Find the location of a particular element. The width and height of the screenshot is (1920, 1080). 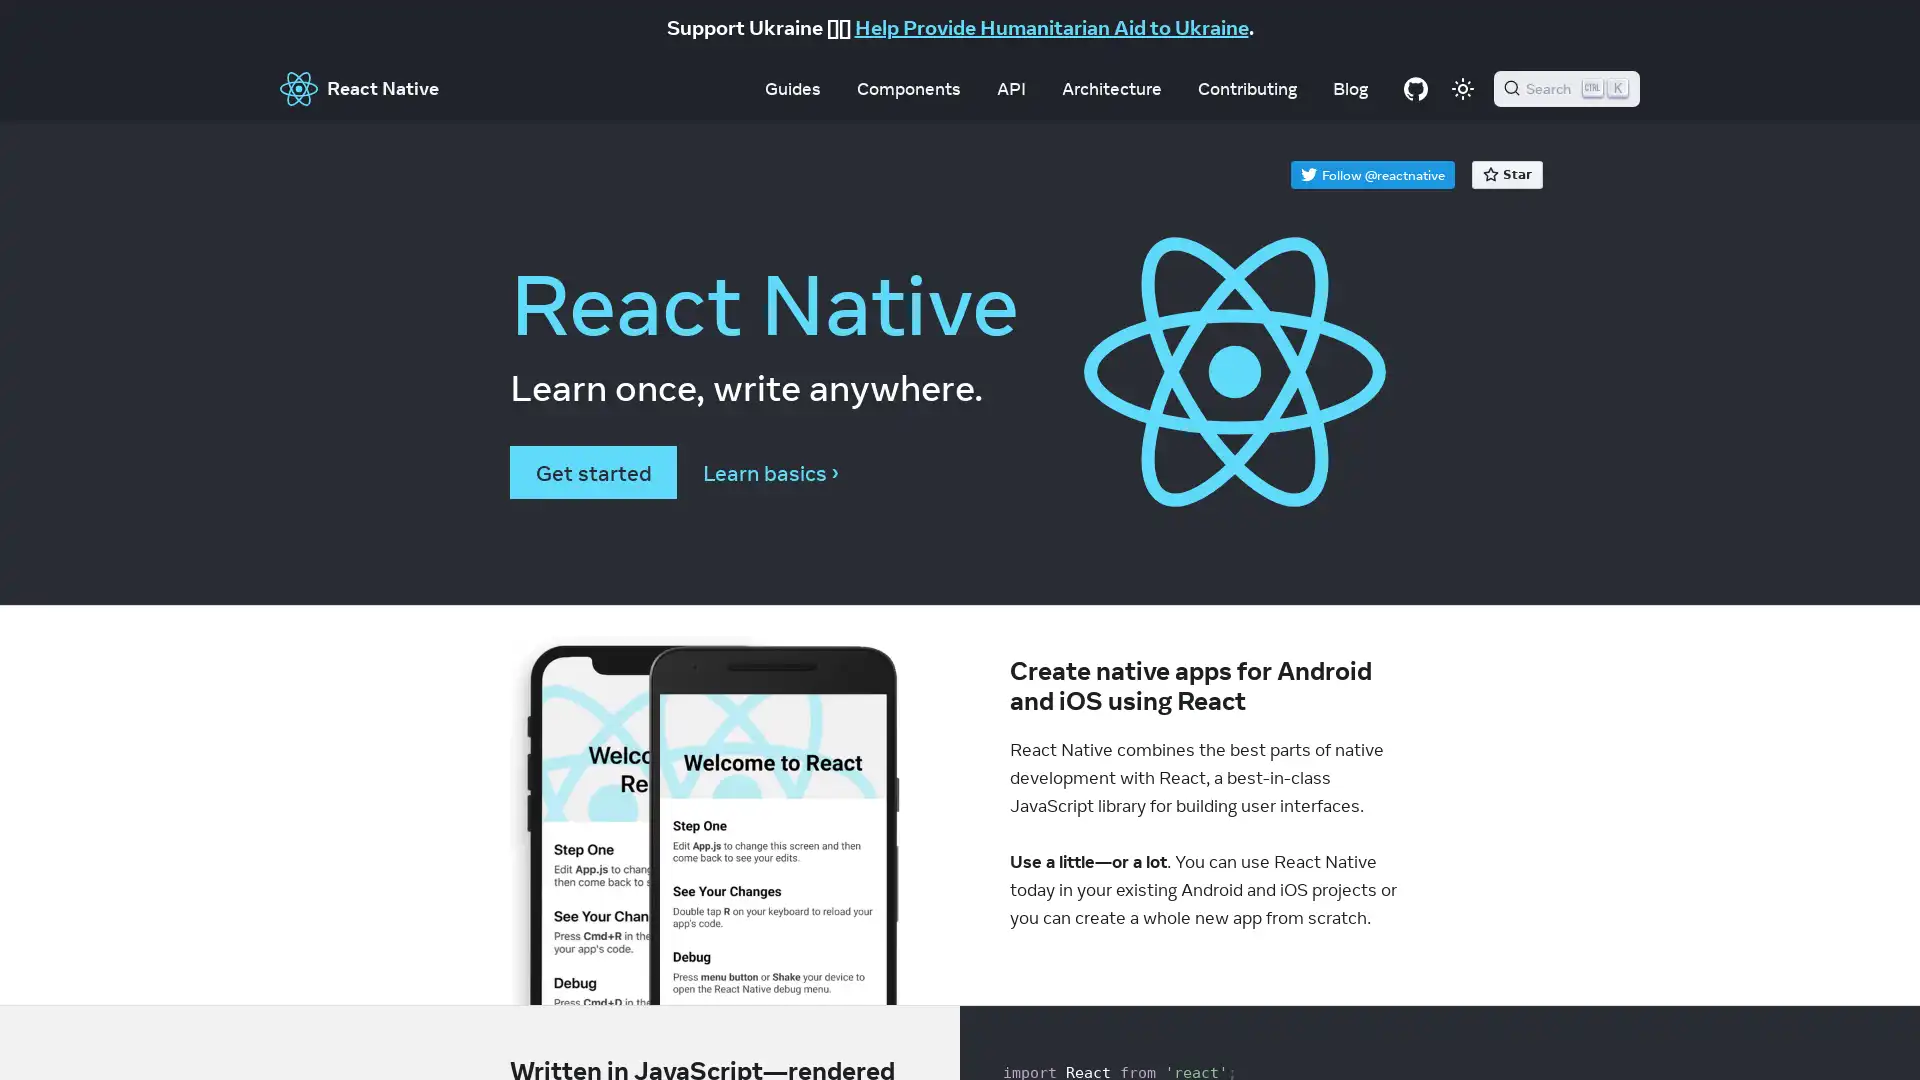

Copy code to clipboard is located at coordinates (1382, 1031).